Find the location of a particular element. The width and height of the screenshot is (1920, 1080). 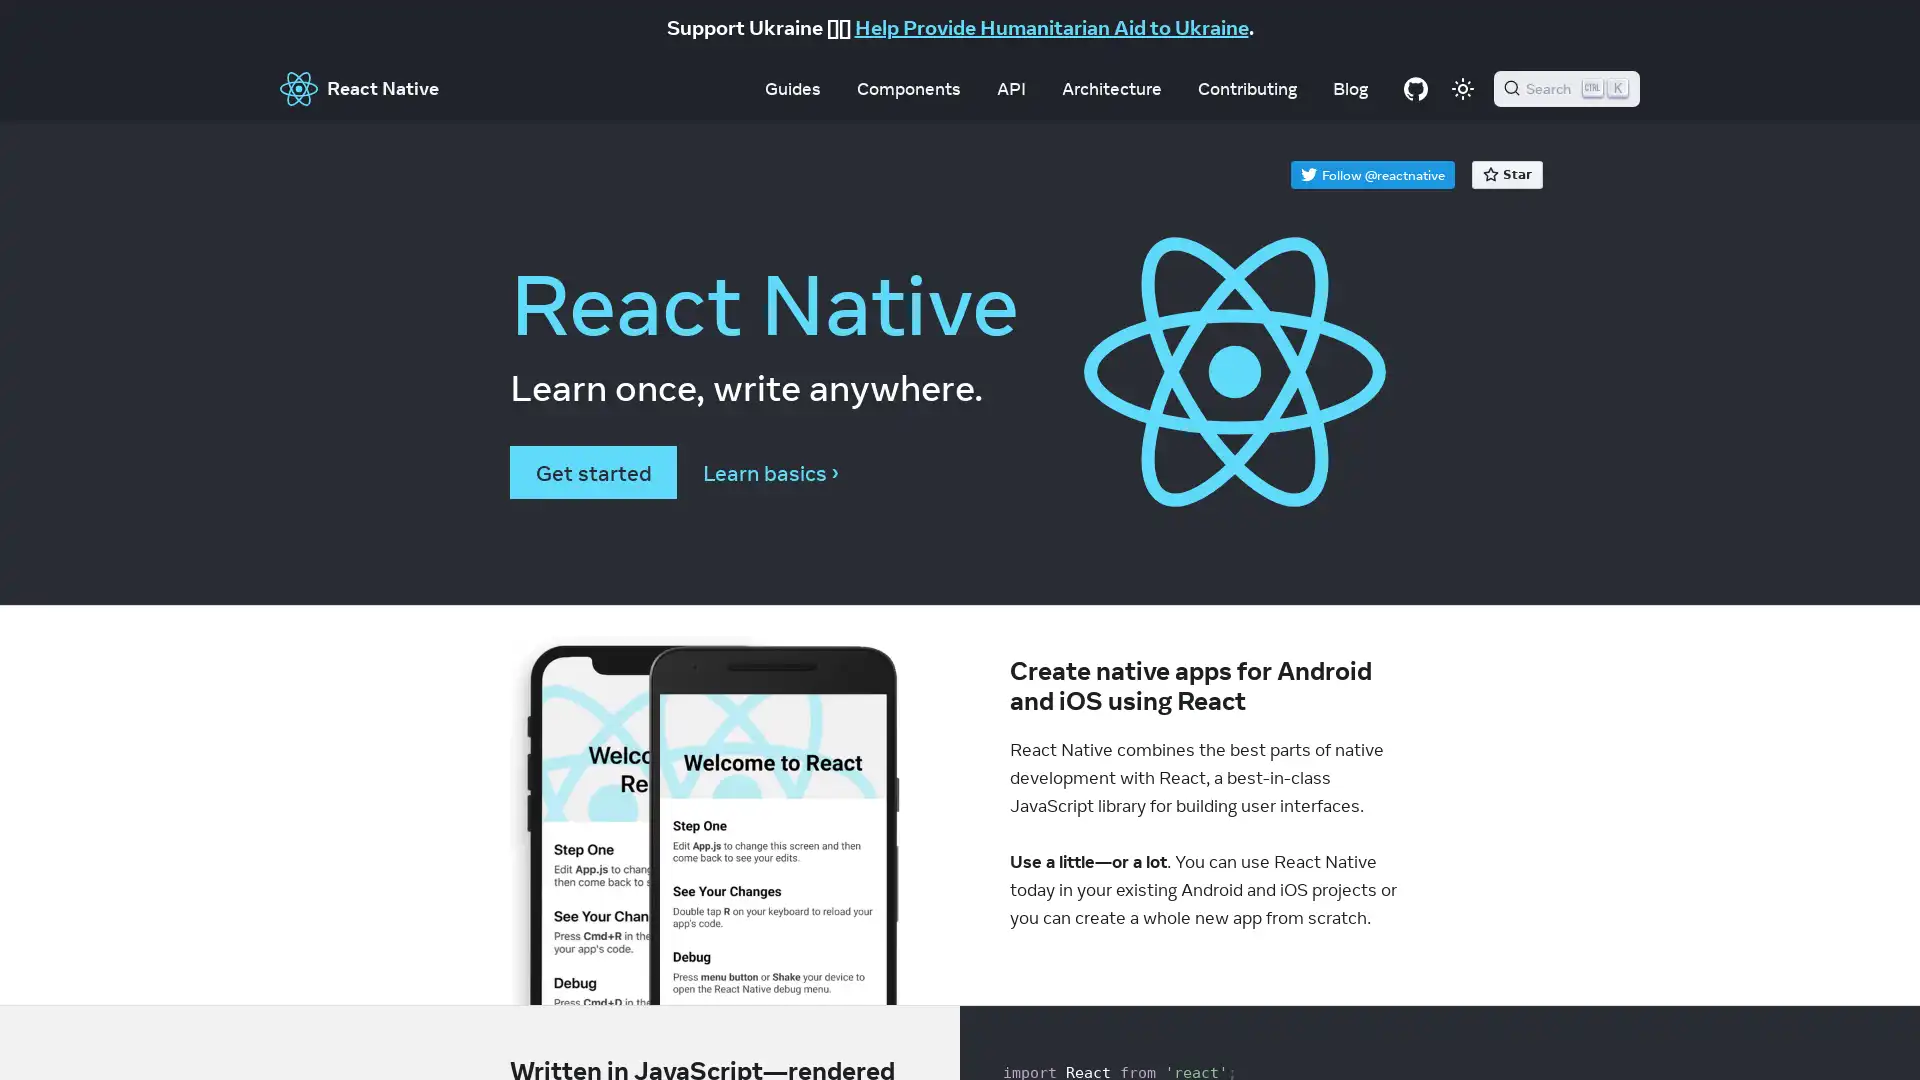

Copy code to clipboard is located at coordinates (1382, 1031).